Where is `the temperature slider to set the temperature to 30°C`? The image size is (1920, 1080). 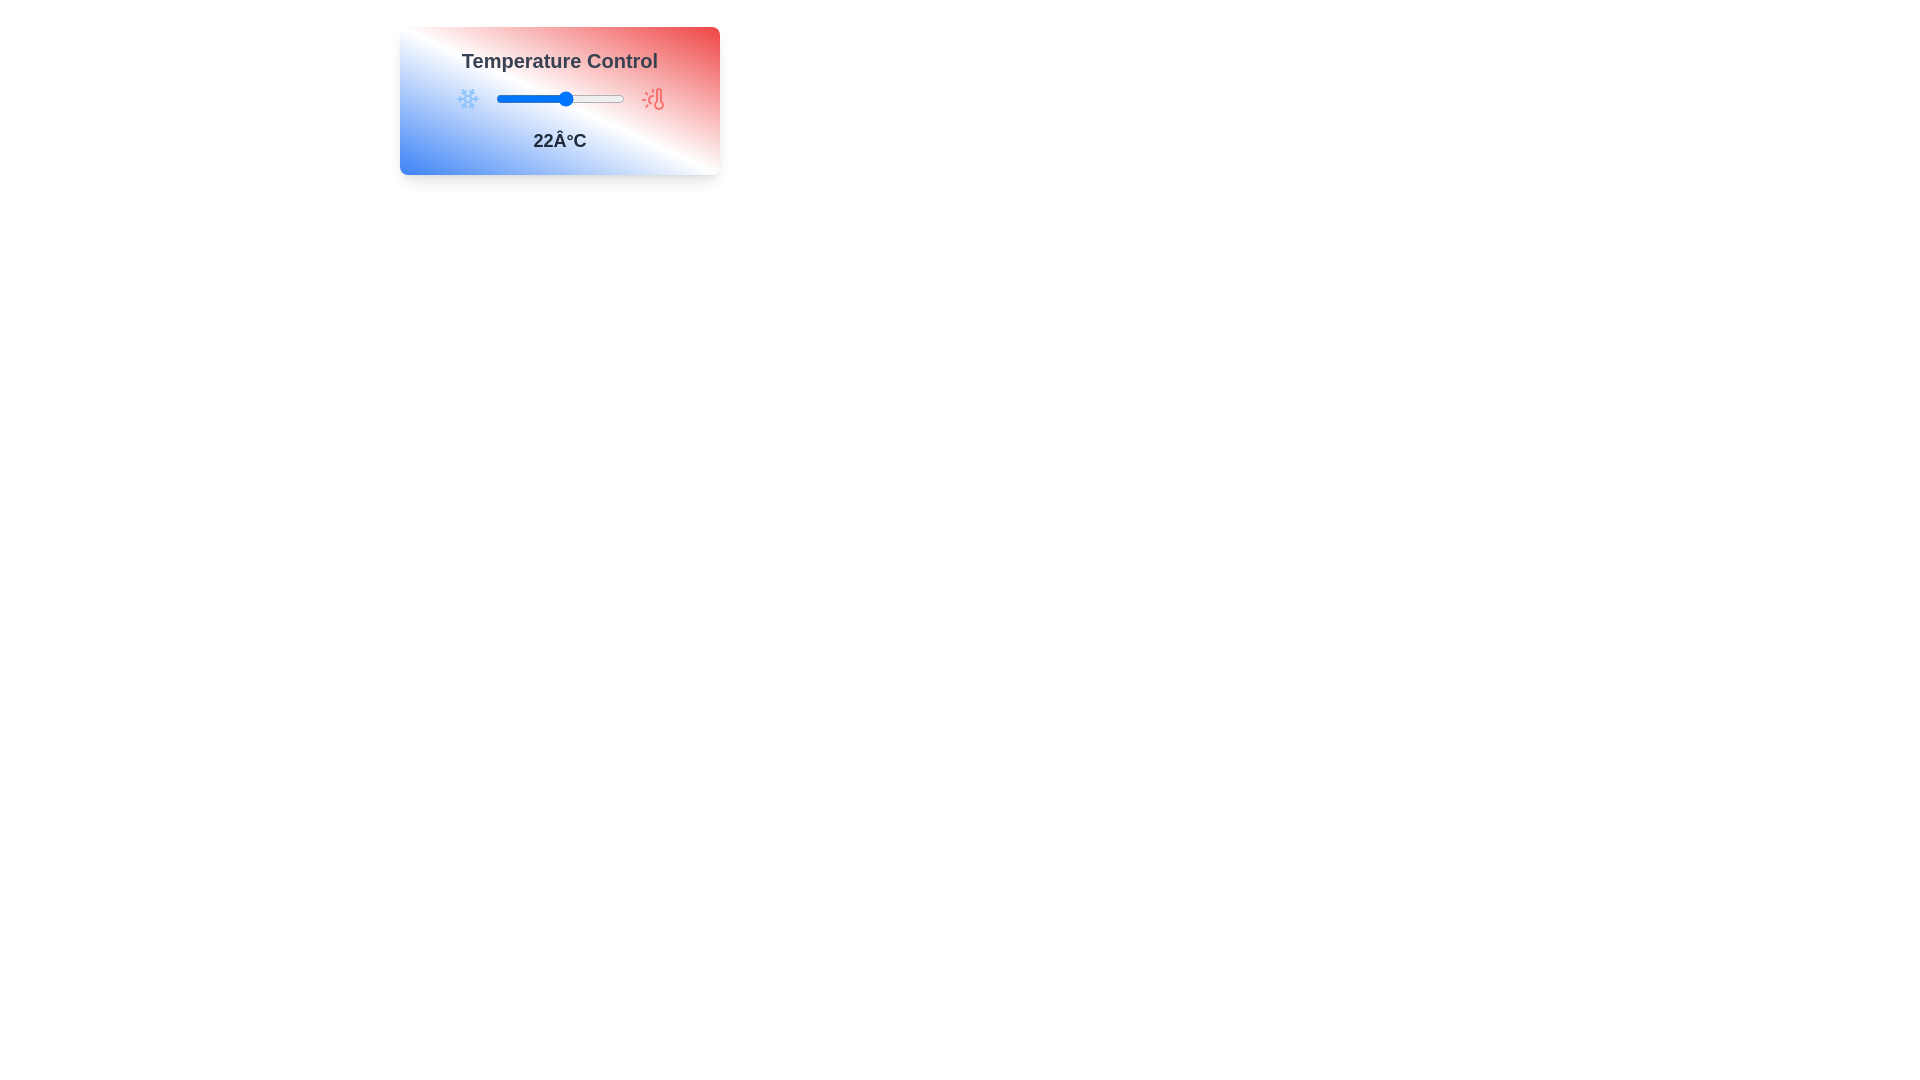 the temperature slider to set the temperature to 30°C is located at coordinates (591, 99).